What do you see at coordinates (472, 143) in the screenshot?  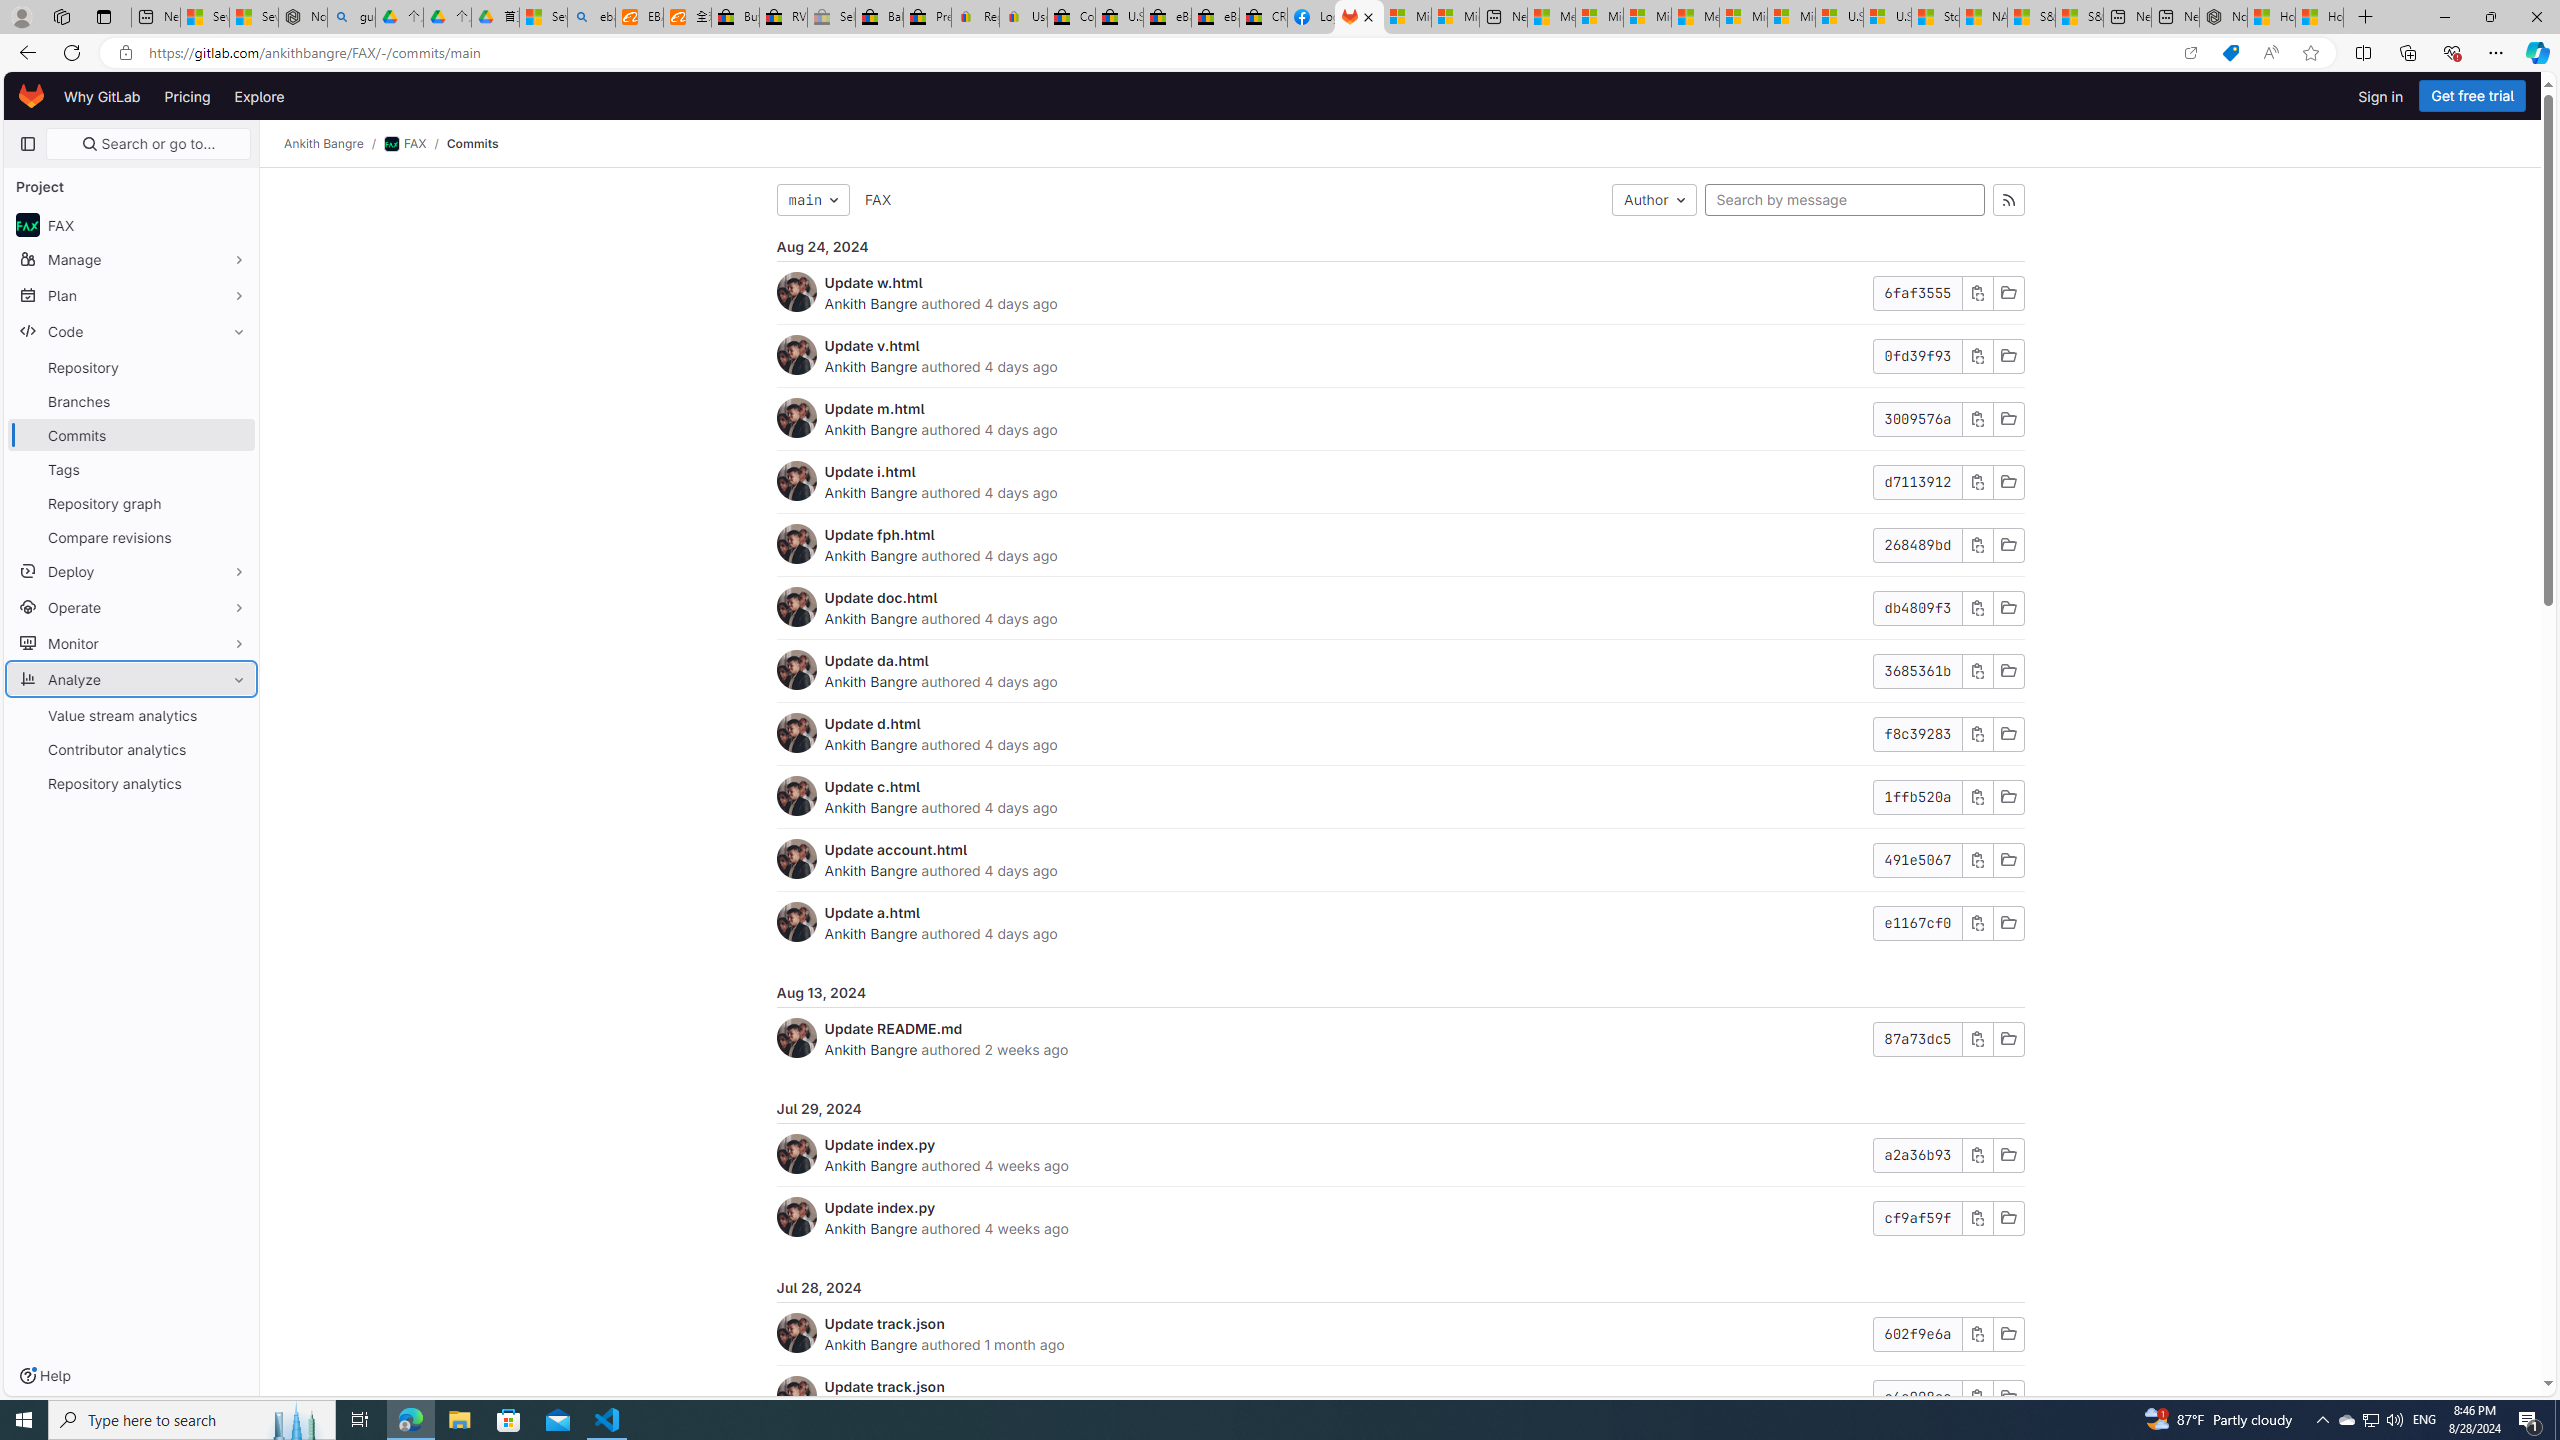 I see `'Commits'` at bounding box center [472, 143].